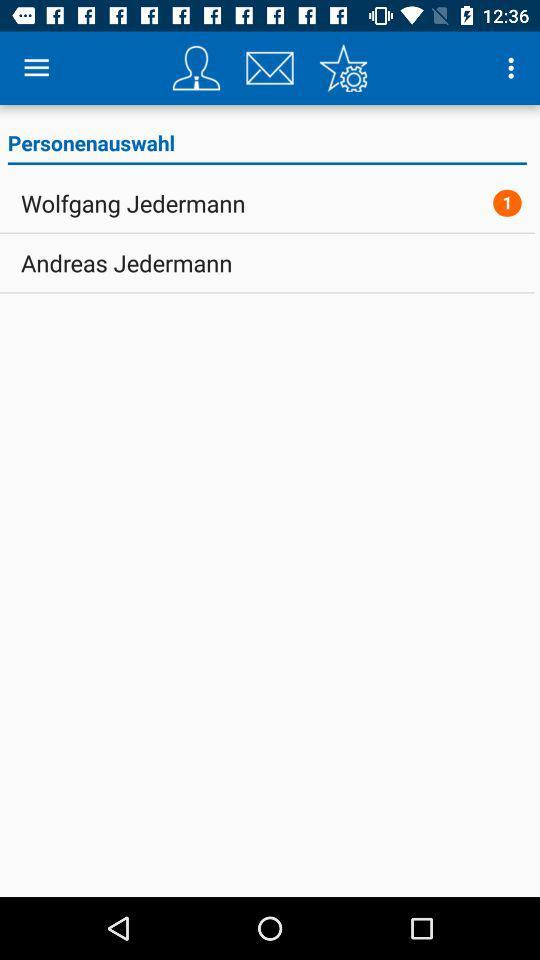 Image resolution: width=540 pixels, height=960 pixels. What do you see at coordinates (342, 68) in the screenshot?
I see `mark as a favorite` at bounding box center [342, 68].